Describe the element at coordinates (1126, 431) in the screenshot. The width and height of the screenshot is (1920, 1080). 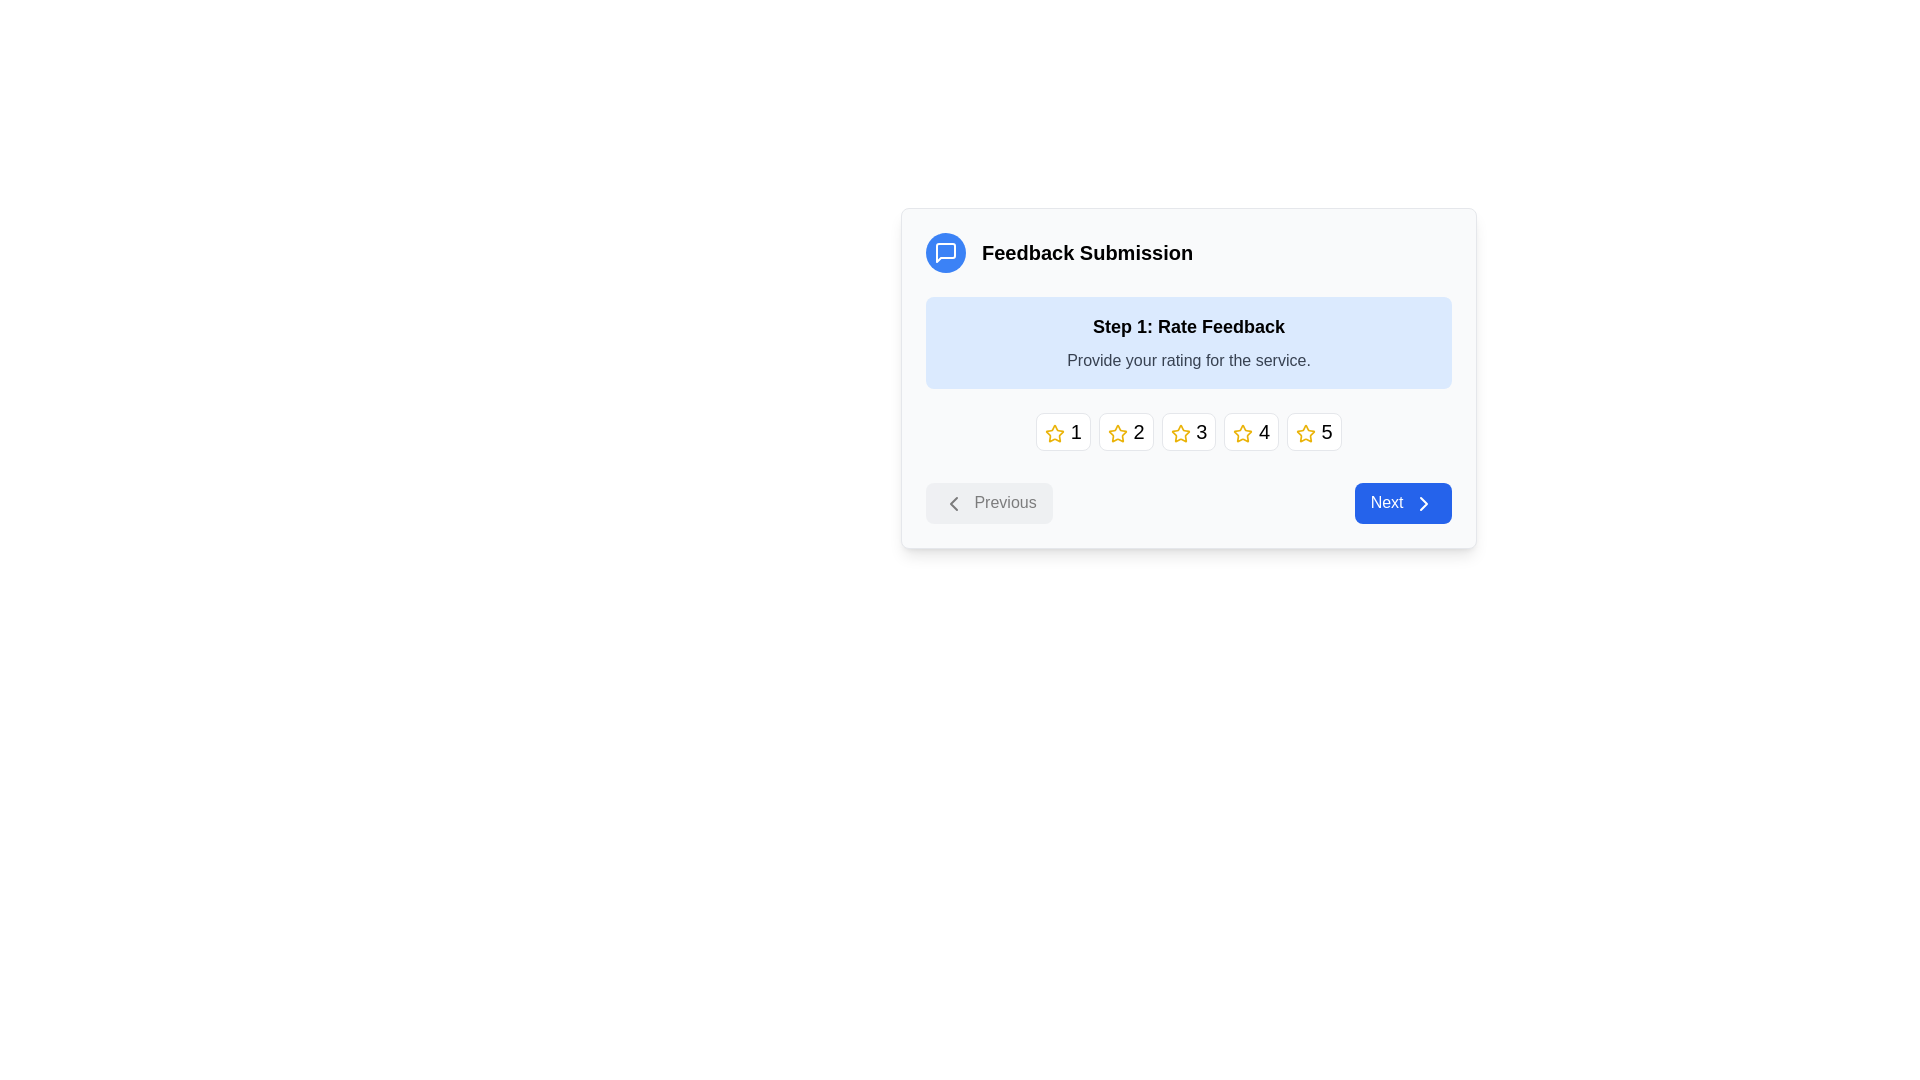
I see `the second rating button below 'Step 1: Rate Feedback' to register a score of two` at that location.